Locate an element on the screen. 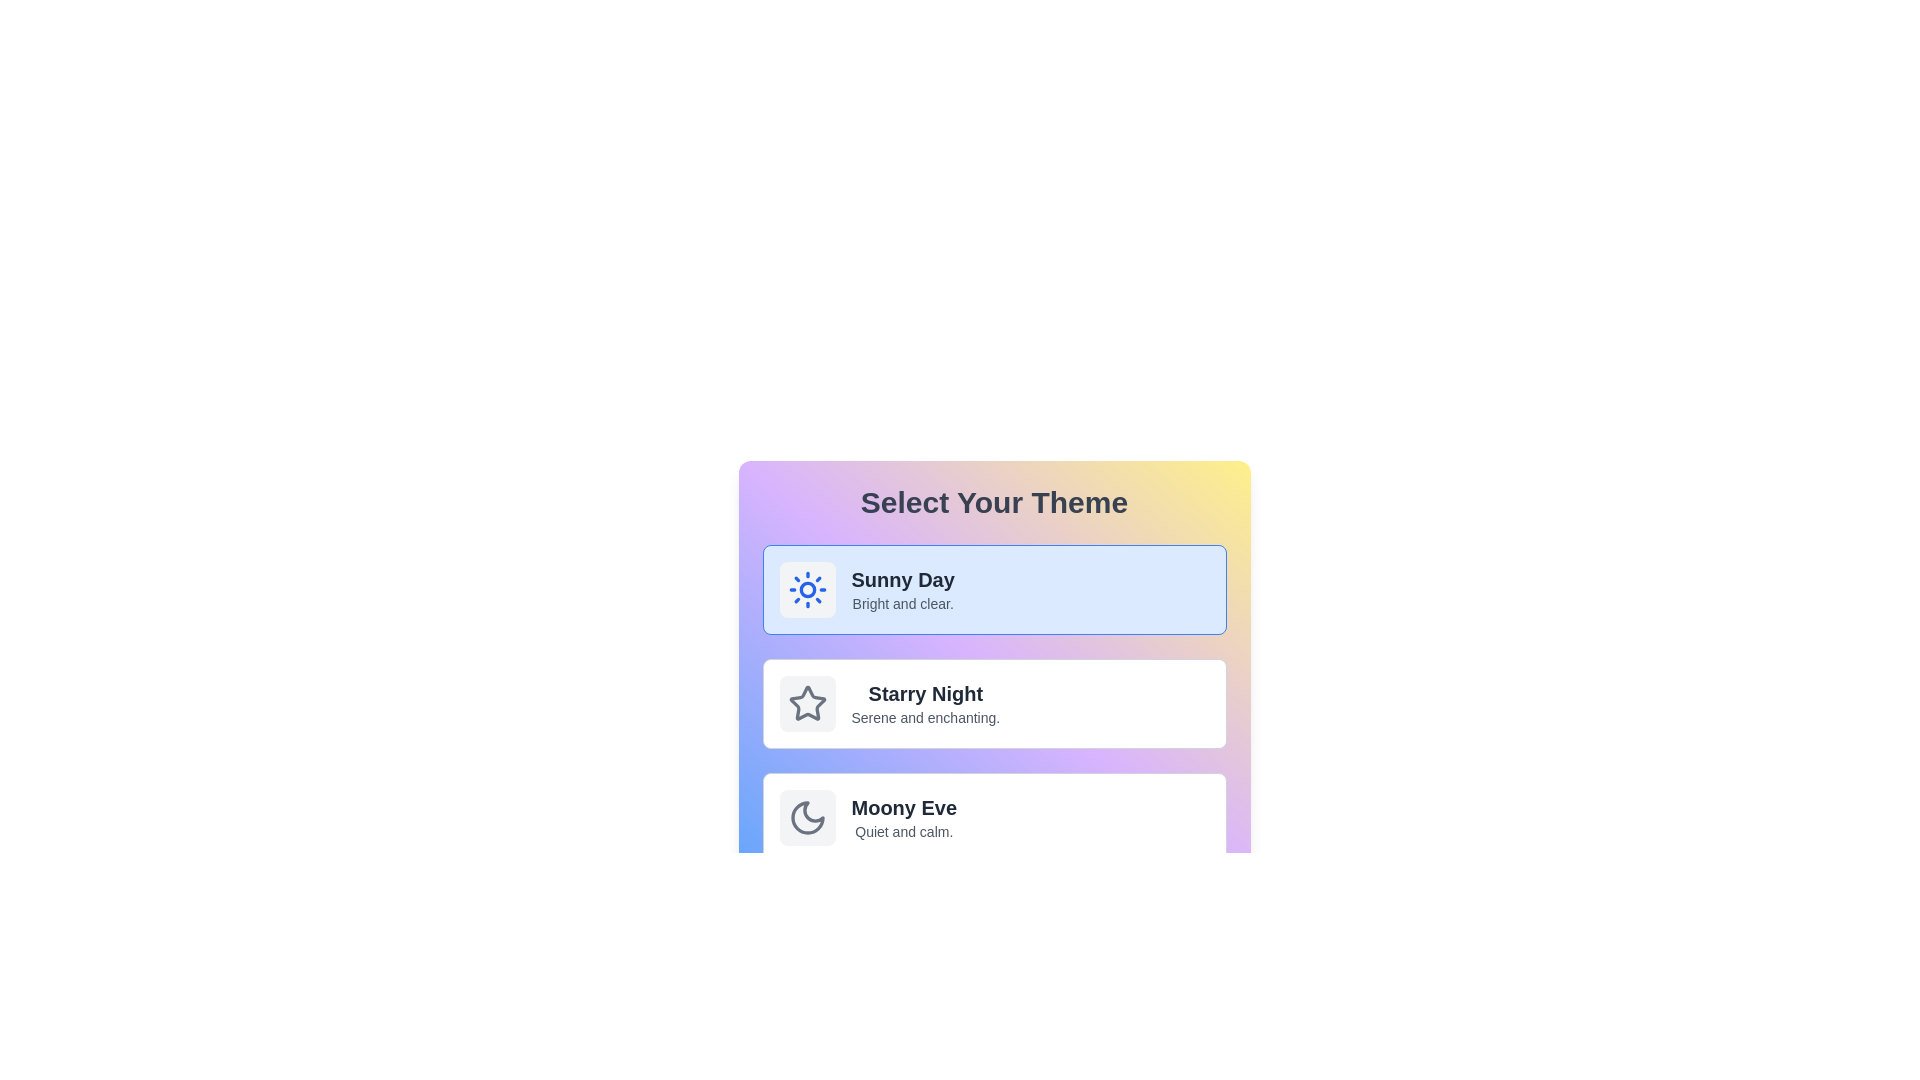 This screenshot has height=1080, width=1920. the star icon located in the second option card labeled 'Starry Night', positioned above the text 'Serene and enchanting' is located at coordinates (807, 703).